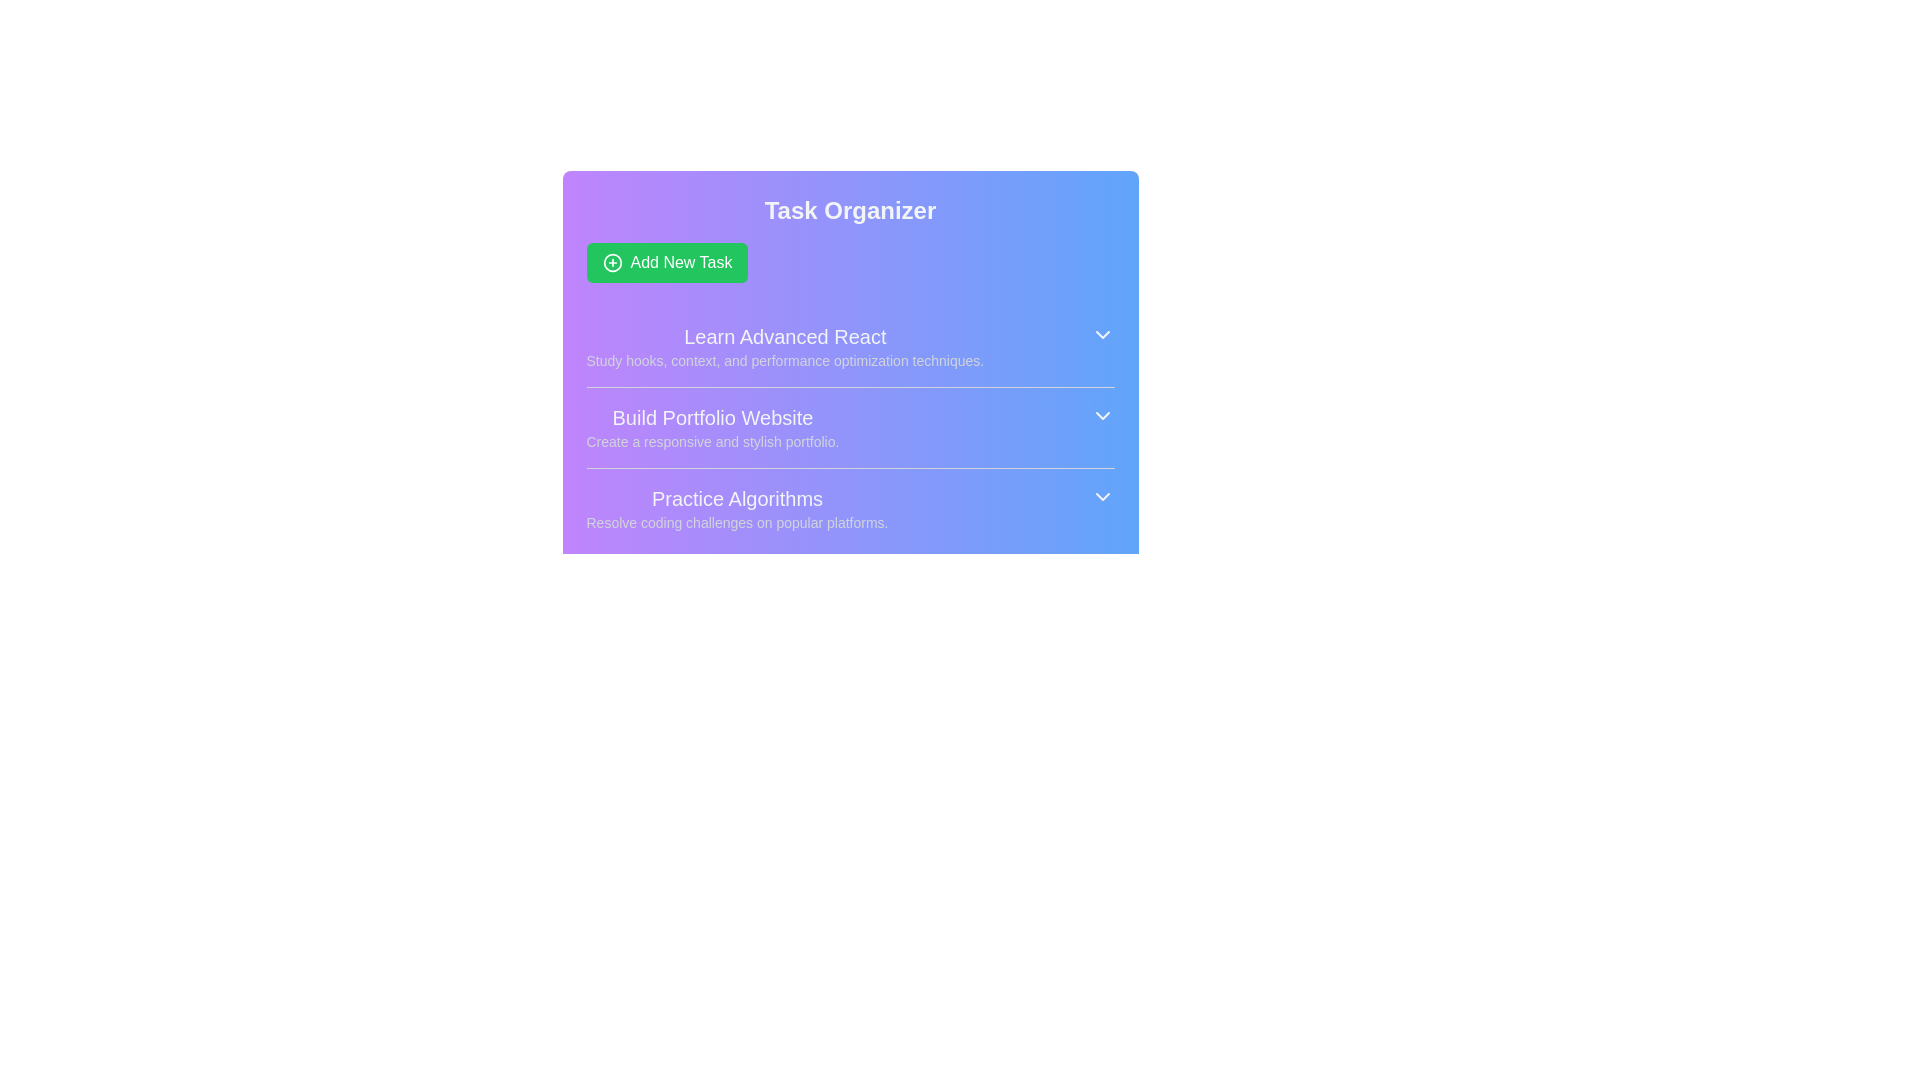 The height and width of the screenshot is (1080, 1920). What do you see at coordinates (784, 346) in the screenshot?
I see `the text block that reads 'Learn Advanced React' to focus on this element` at bounding box center [784, 346].